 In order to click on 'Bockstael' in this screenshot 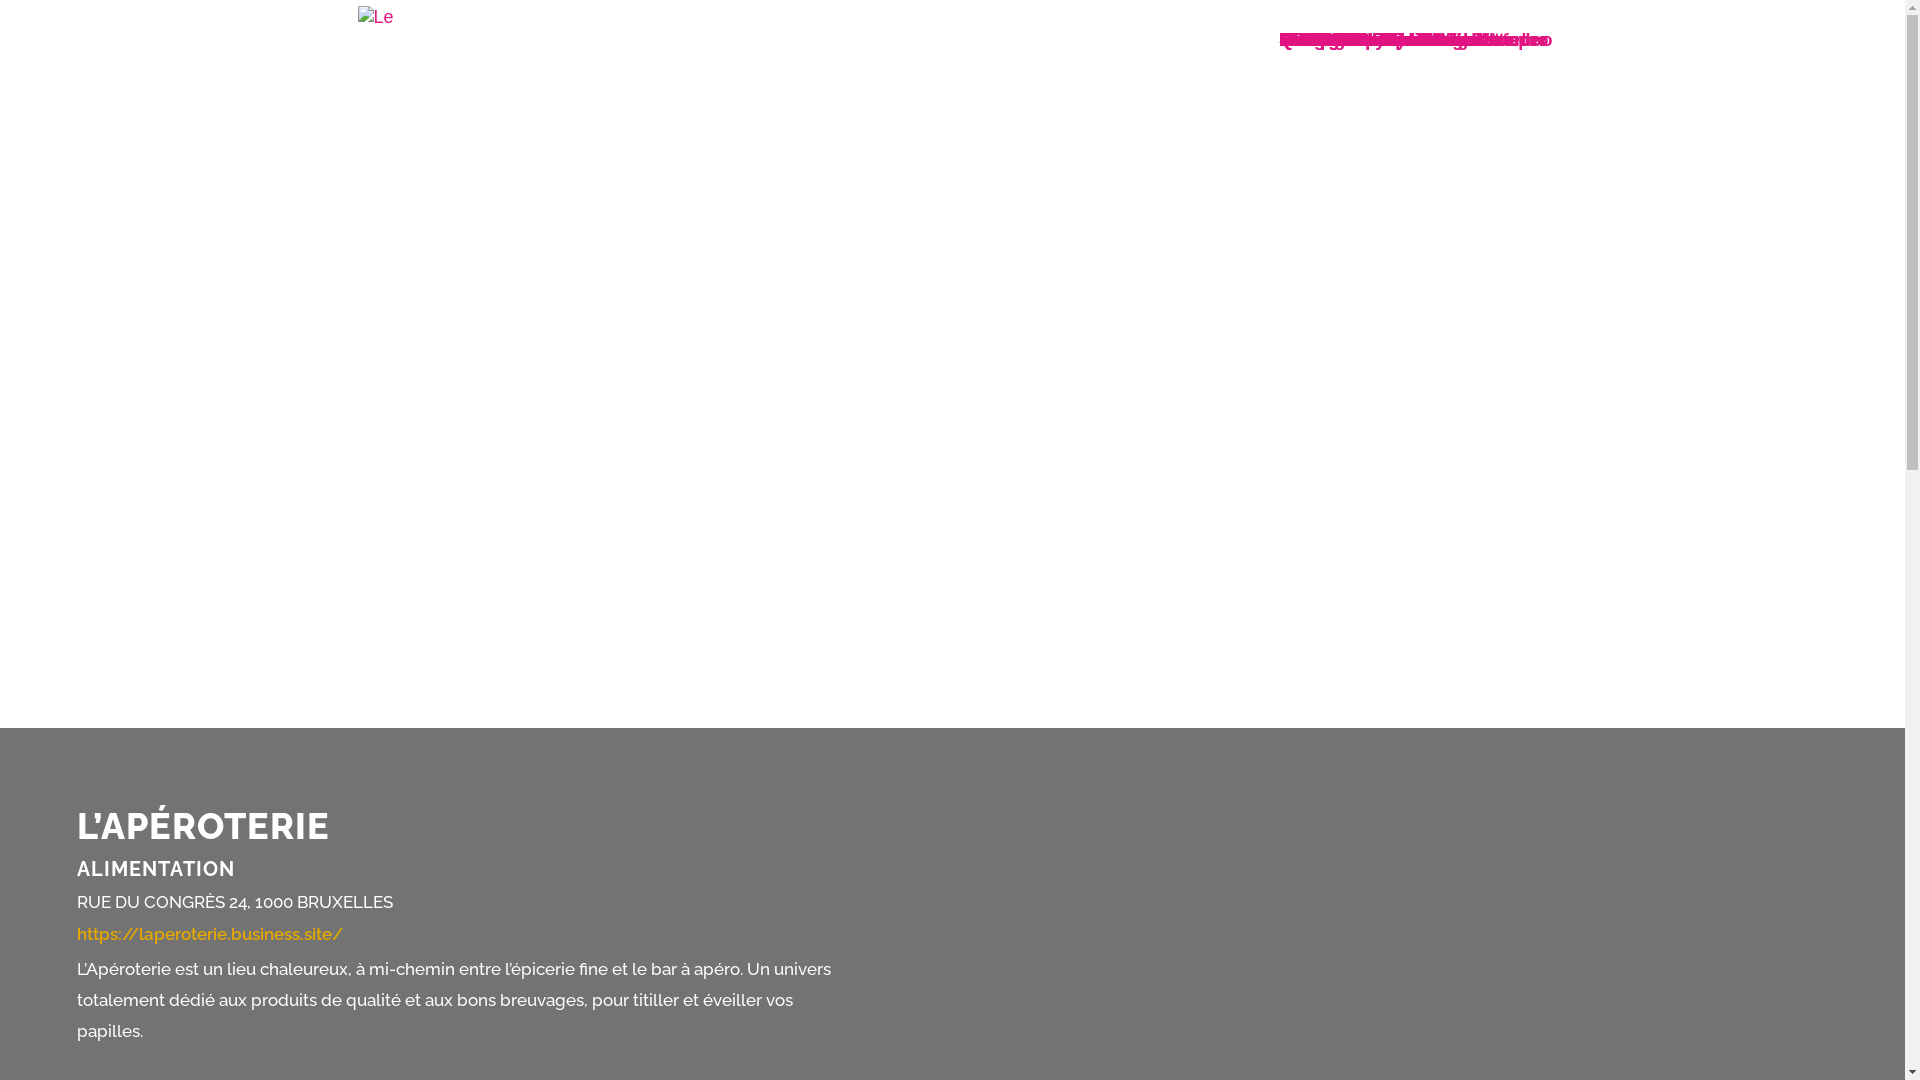, I will do `click(1321, 39)`.